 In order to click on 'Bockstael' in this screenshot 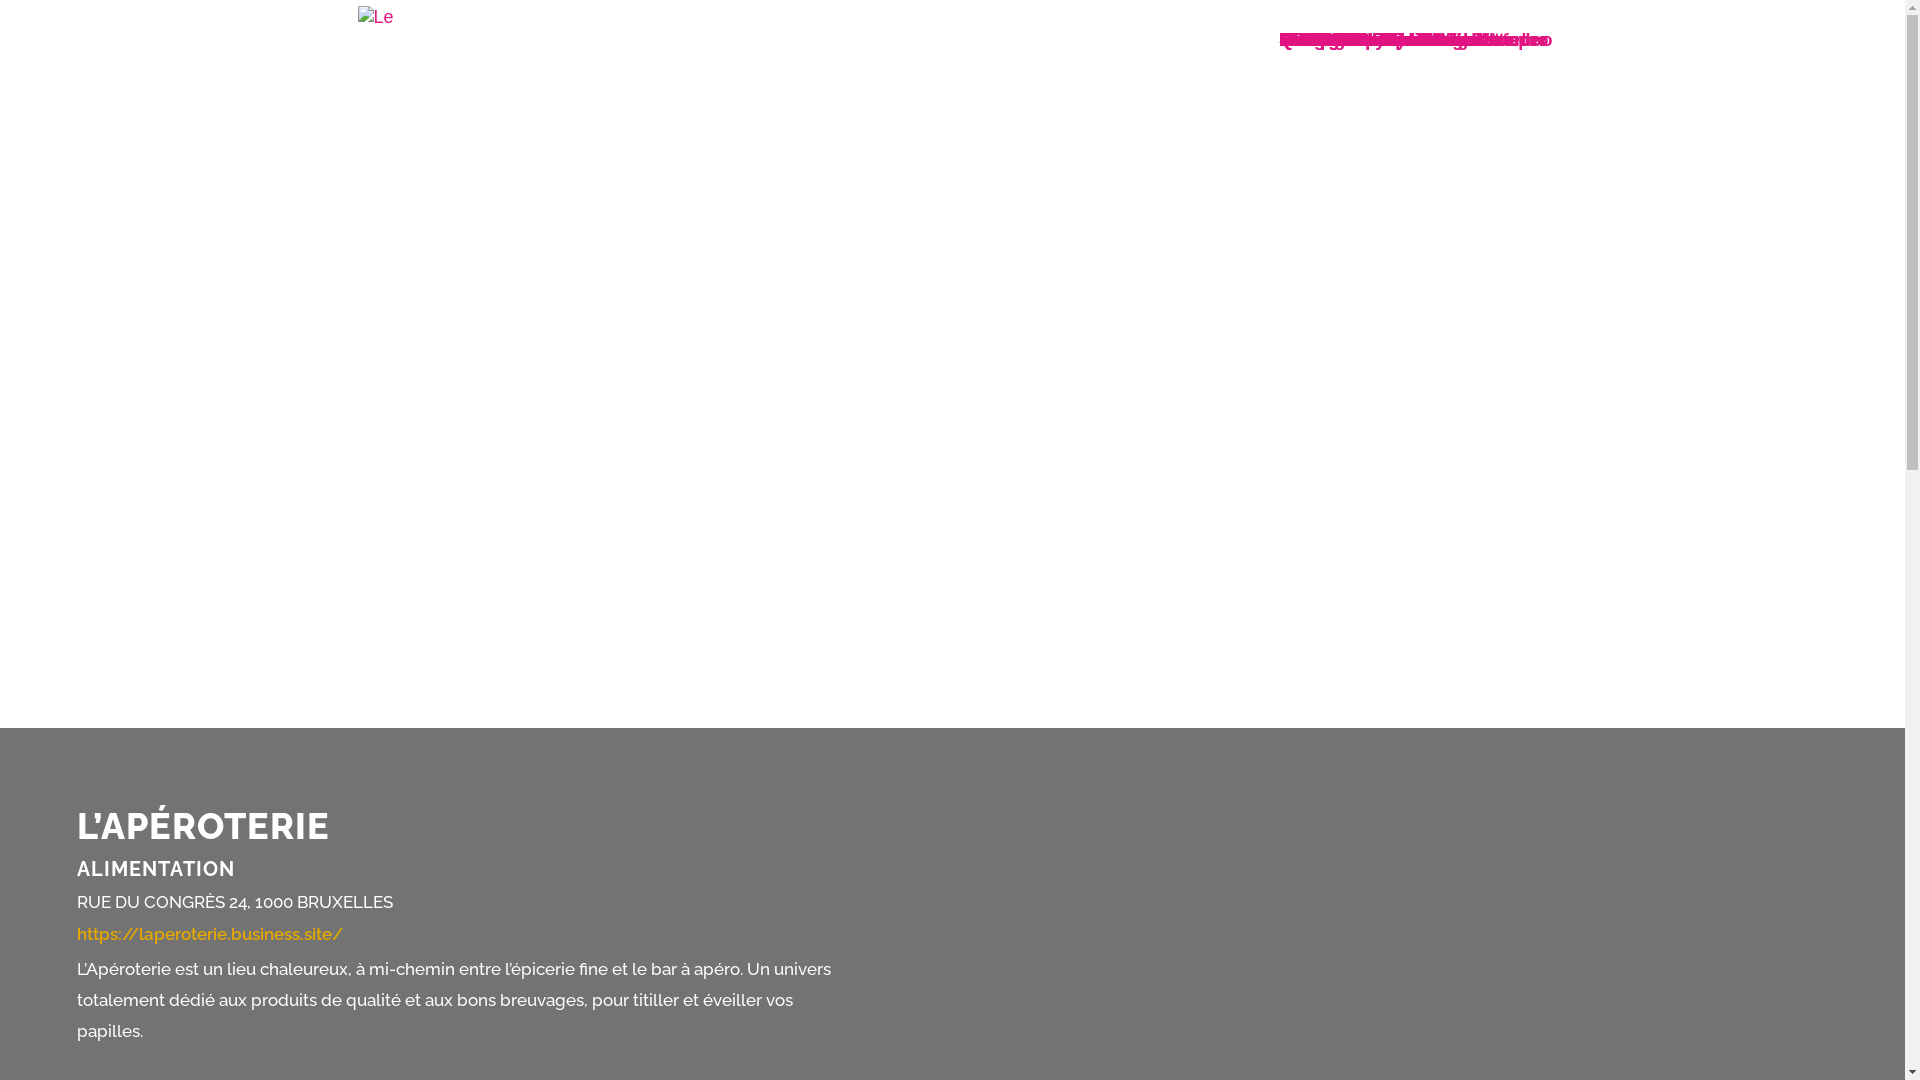, I will do `click(1321, 39)`.